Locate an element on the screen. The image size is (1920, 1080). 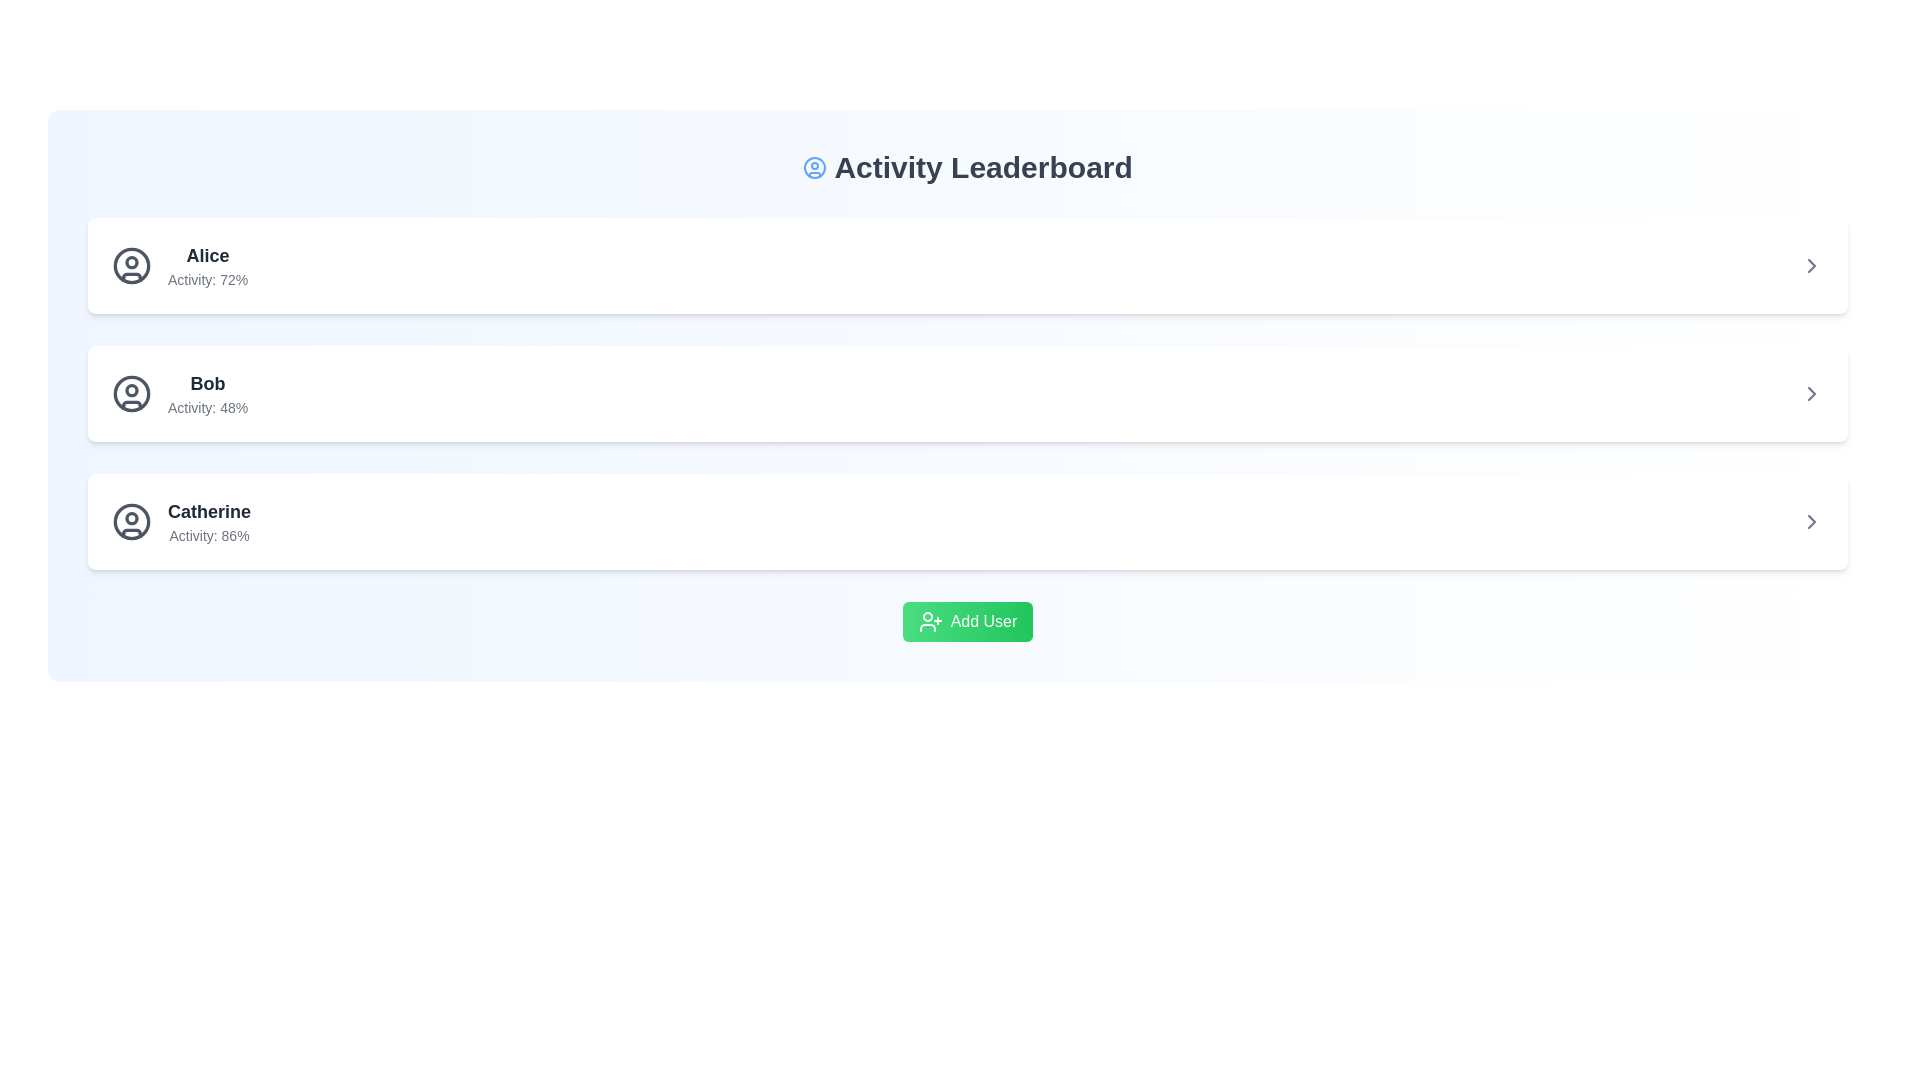
the second item in the Activity Leaderboard, which displays the name 'Bob' and includes a profile avatar and a chevron icon is located at coordinates (968, 393).